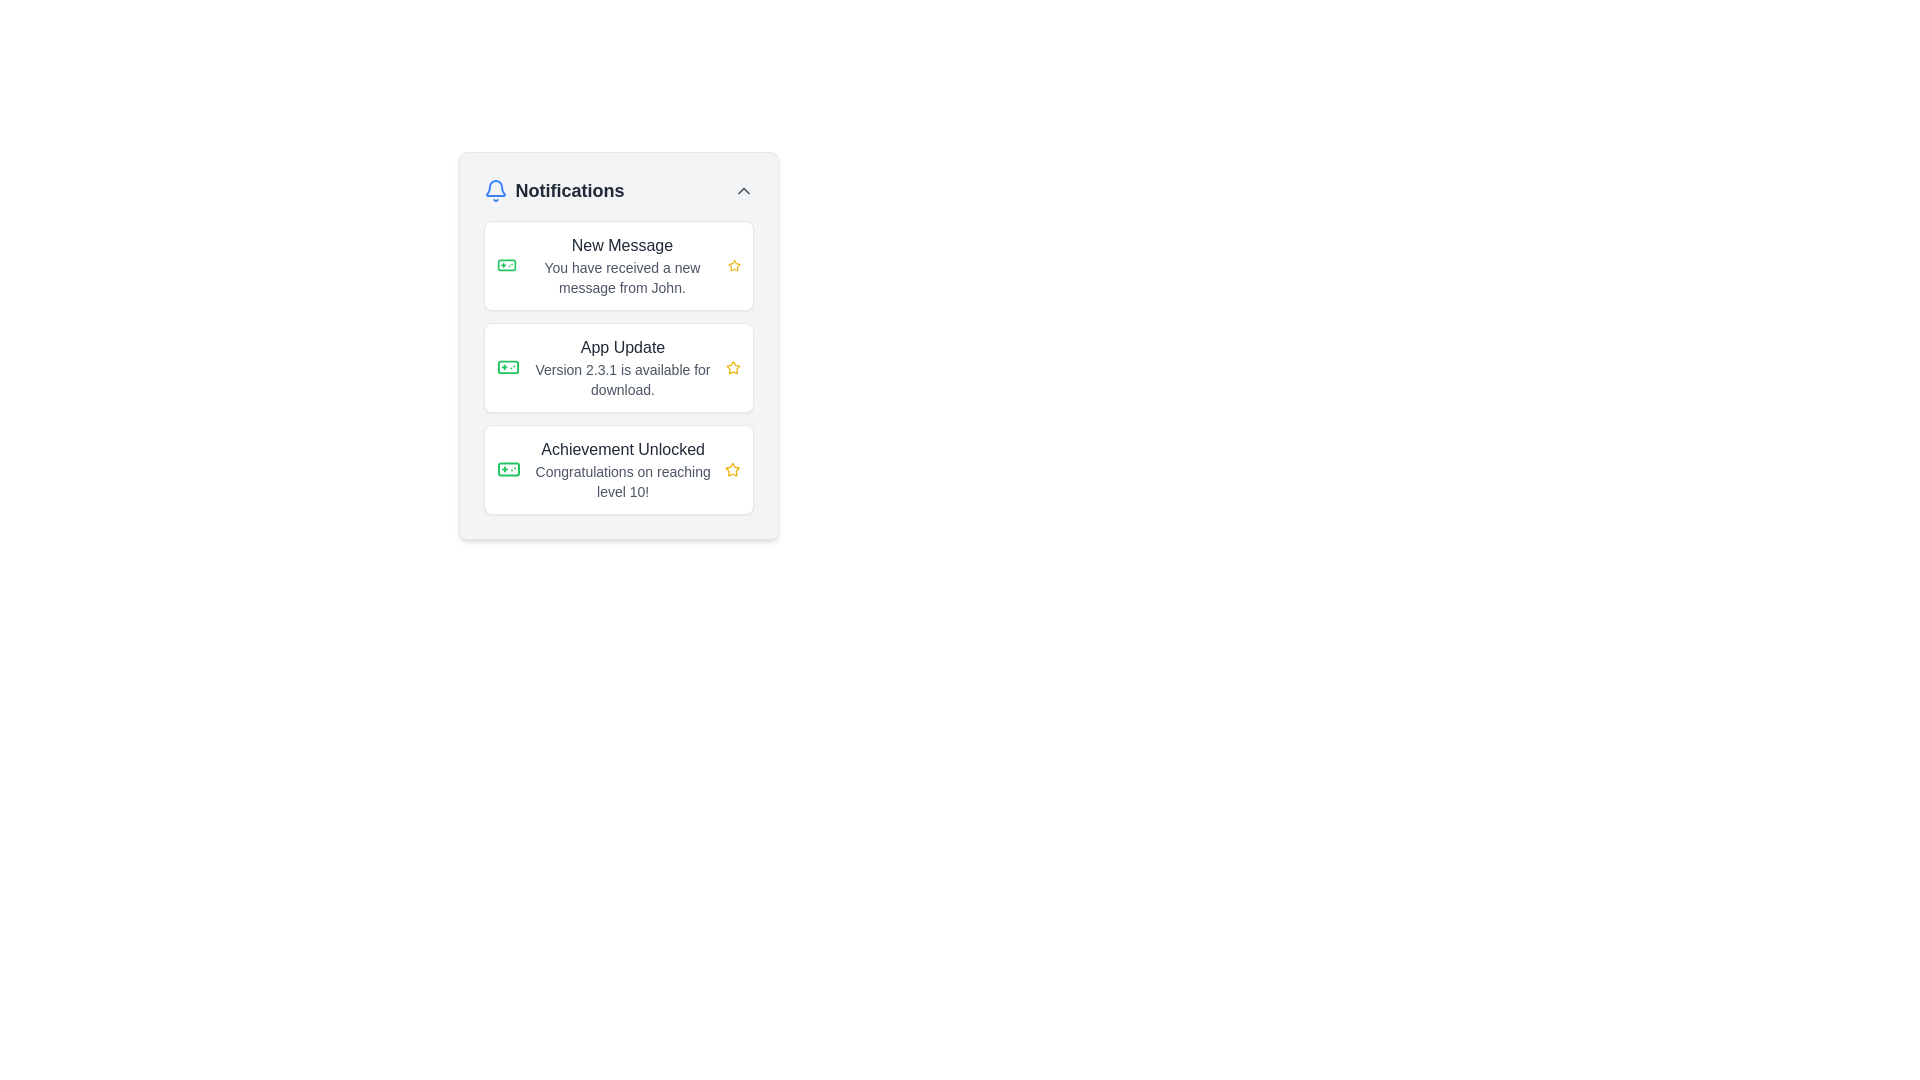 The image size is (1920, 1080). Describe the element at coordinates (622, 380) in the screenshot. I see `informational text label located underneath the title of the 'App Update' notification card, positioned in the middle column of the notification list` at that location.